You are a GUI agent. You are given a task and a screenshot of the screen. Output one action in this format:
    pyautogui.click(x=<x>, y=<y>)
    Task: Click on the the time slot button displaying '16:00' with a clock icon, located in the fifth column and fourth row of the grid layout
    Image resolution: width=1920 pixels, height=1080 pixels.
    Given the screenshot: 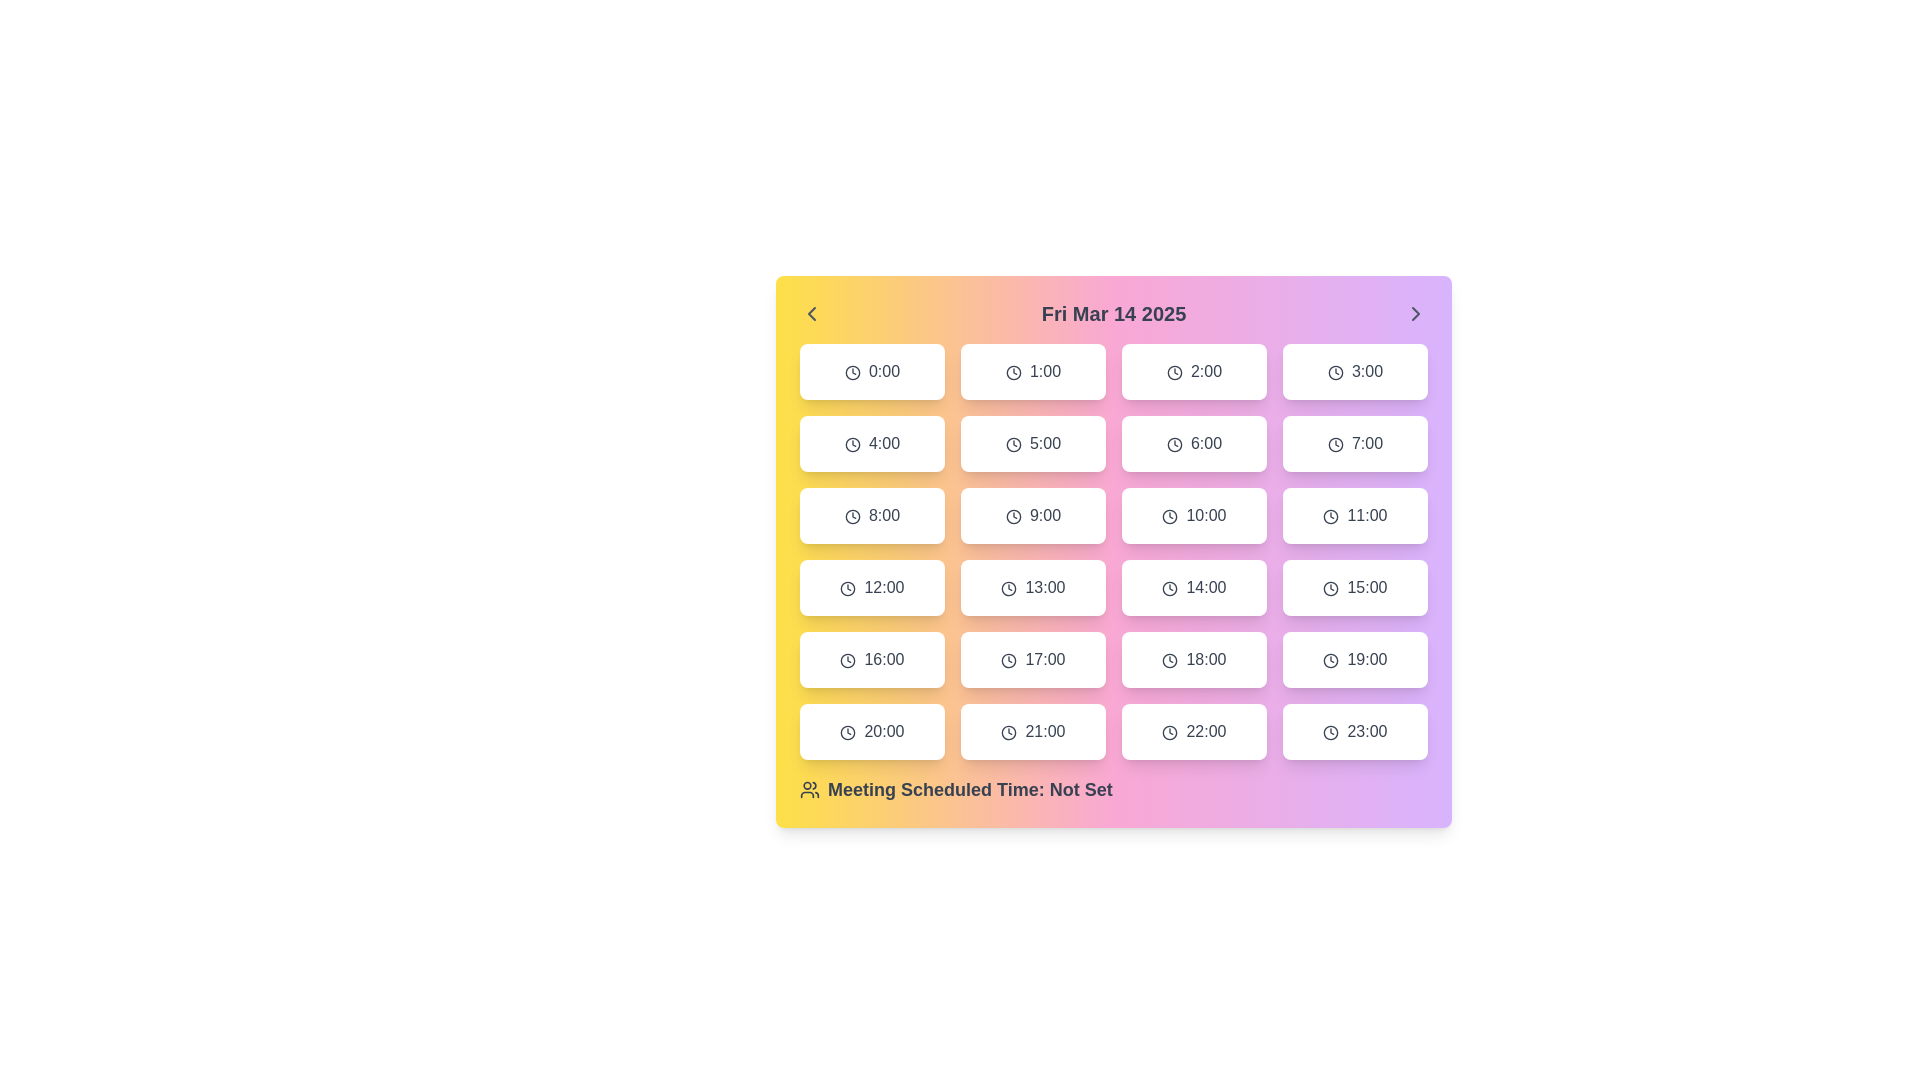 What is the action you would take?
    pyautogui.click(x=872, y=659)
    